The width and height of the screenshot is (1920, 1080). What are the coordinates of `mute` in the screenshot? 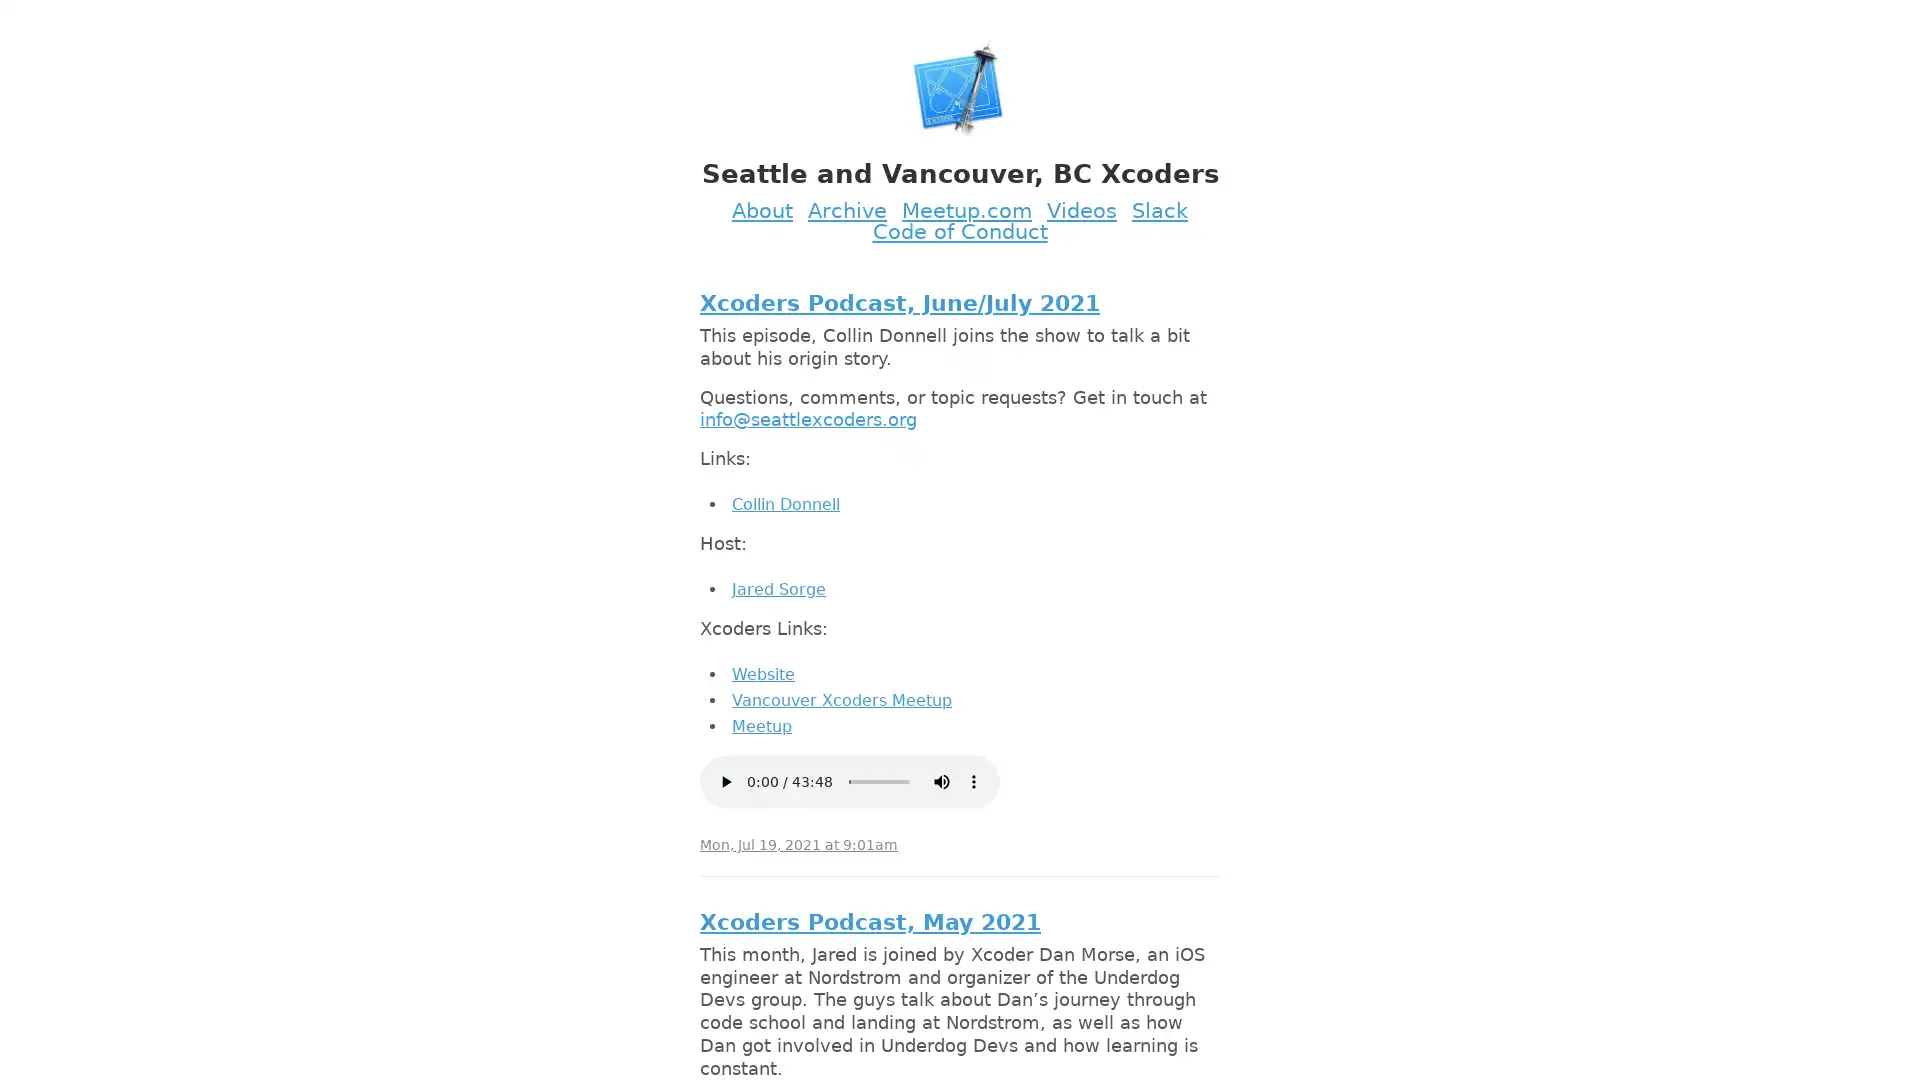 It's located at (940, 779).